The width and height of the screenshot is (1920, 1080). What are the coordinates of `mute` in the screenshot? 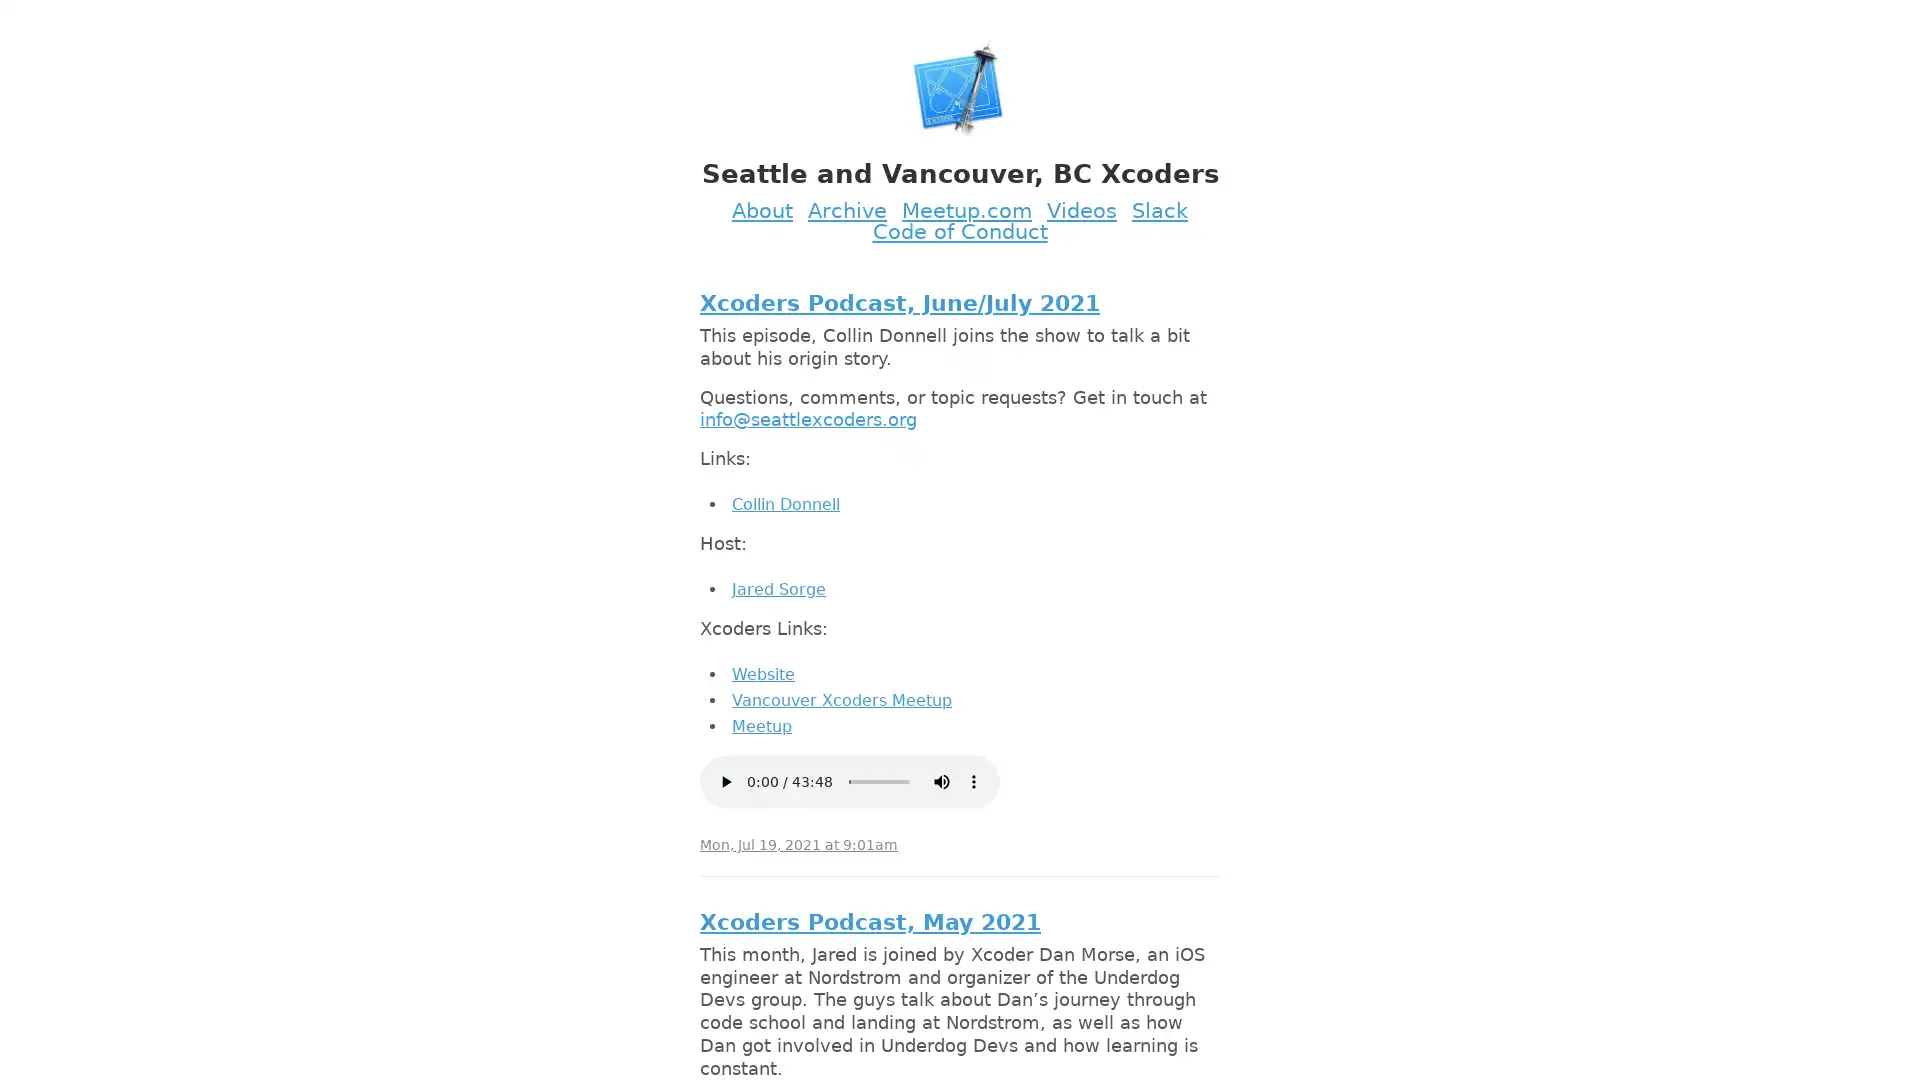 It's located at (940, 779).